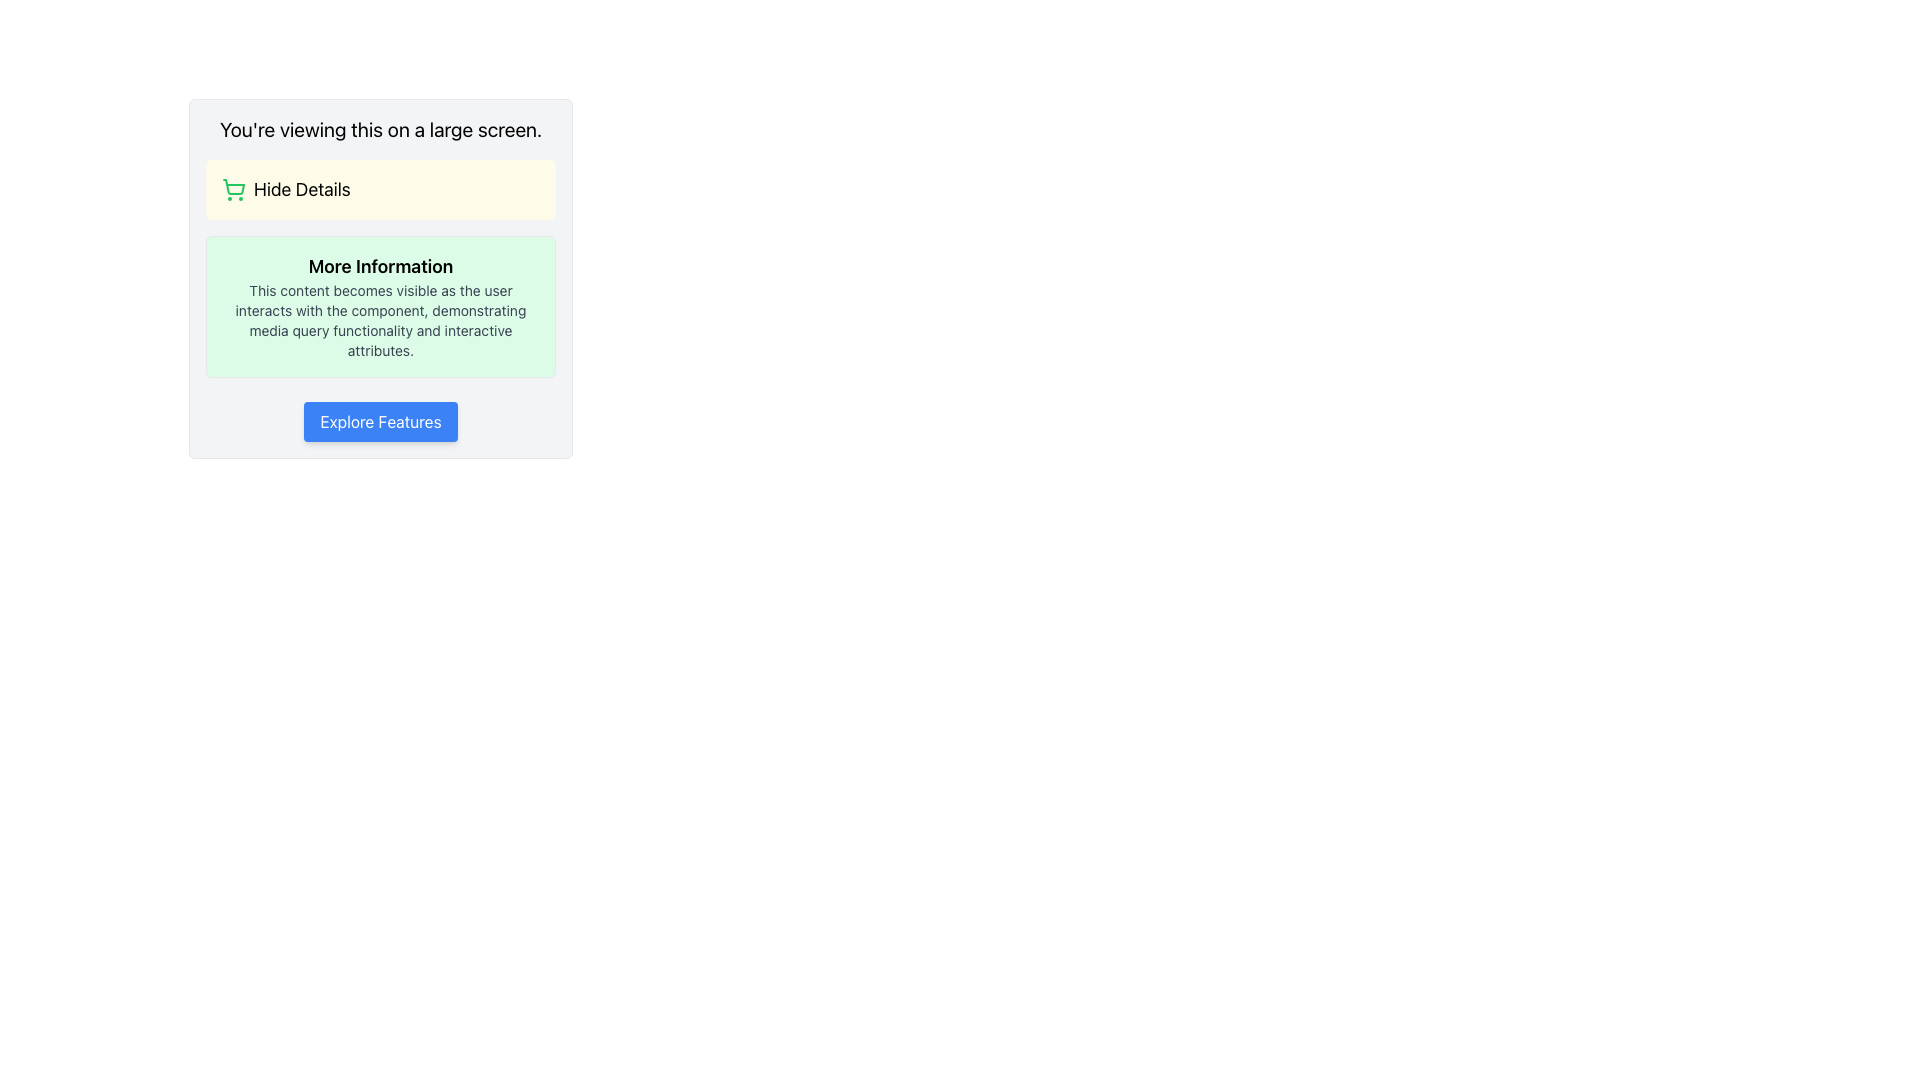  What do you see at coordinates (380, 265) in the screenshot?
I see `the Text Label that serves as a heading or title for the descriptive text below it, which is horizontally centered within a green box` at bounding box center [380, 265].